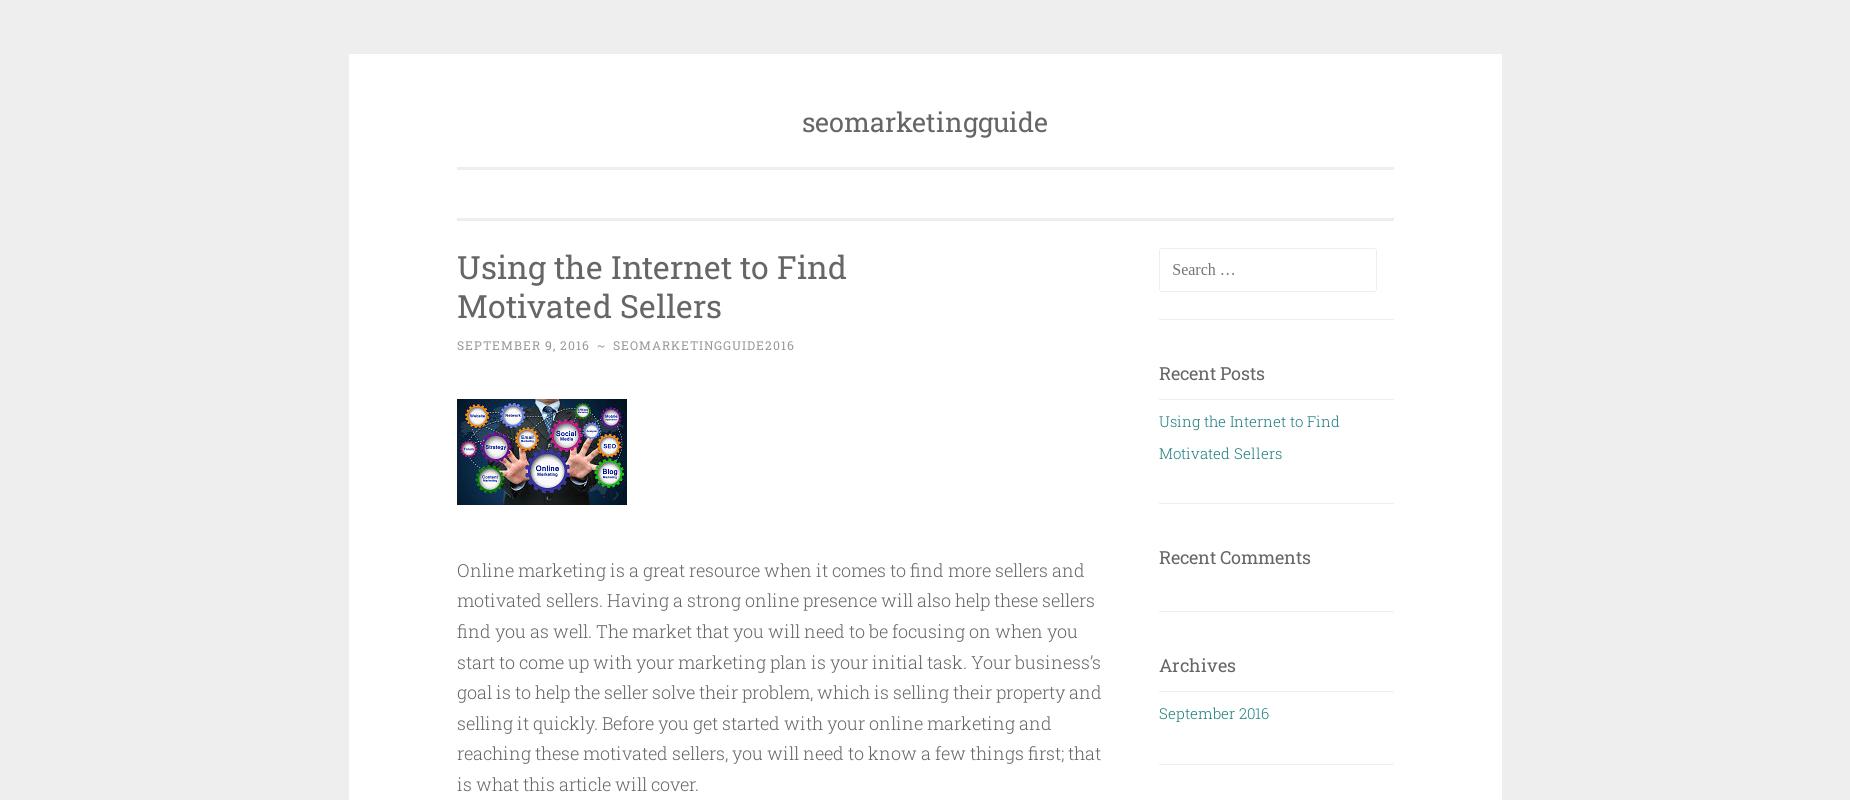 This screenshot has height=800, width=1850. I want to click on 'Recent Comments', so click(1234, 557).